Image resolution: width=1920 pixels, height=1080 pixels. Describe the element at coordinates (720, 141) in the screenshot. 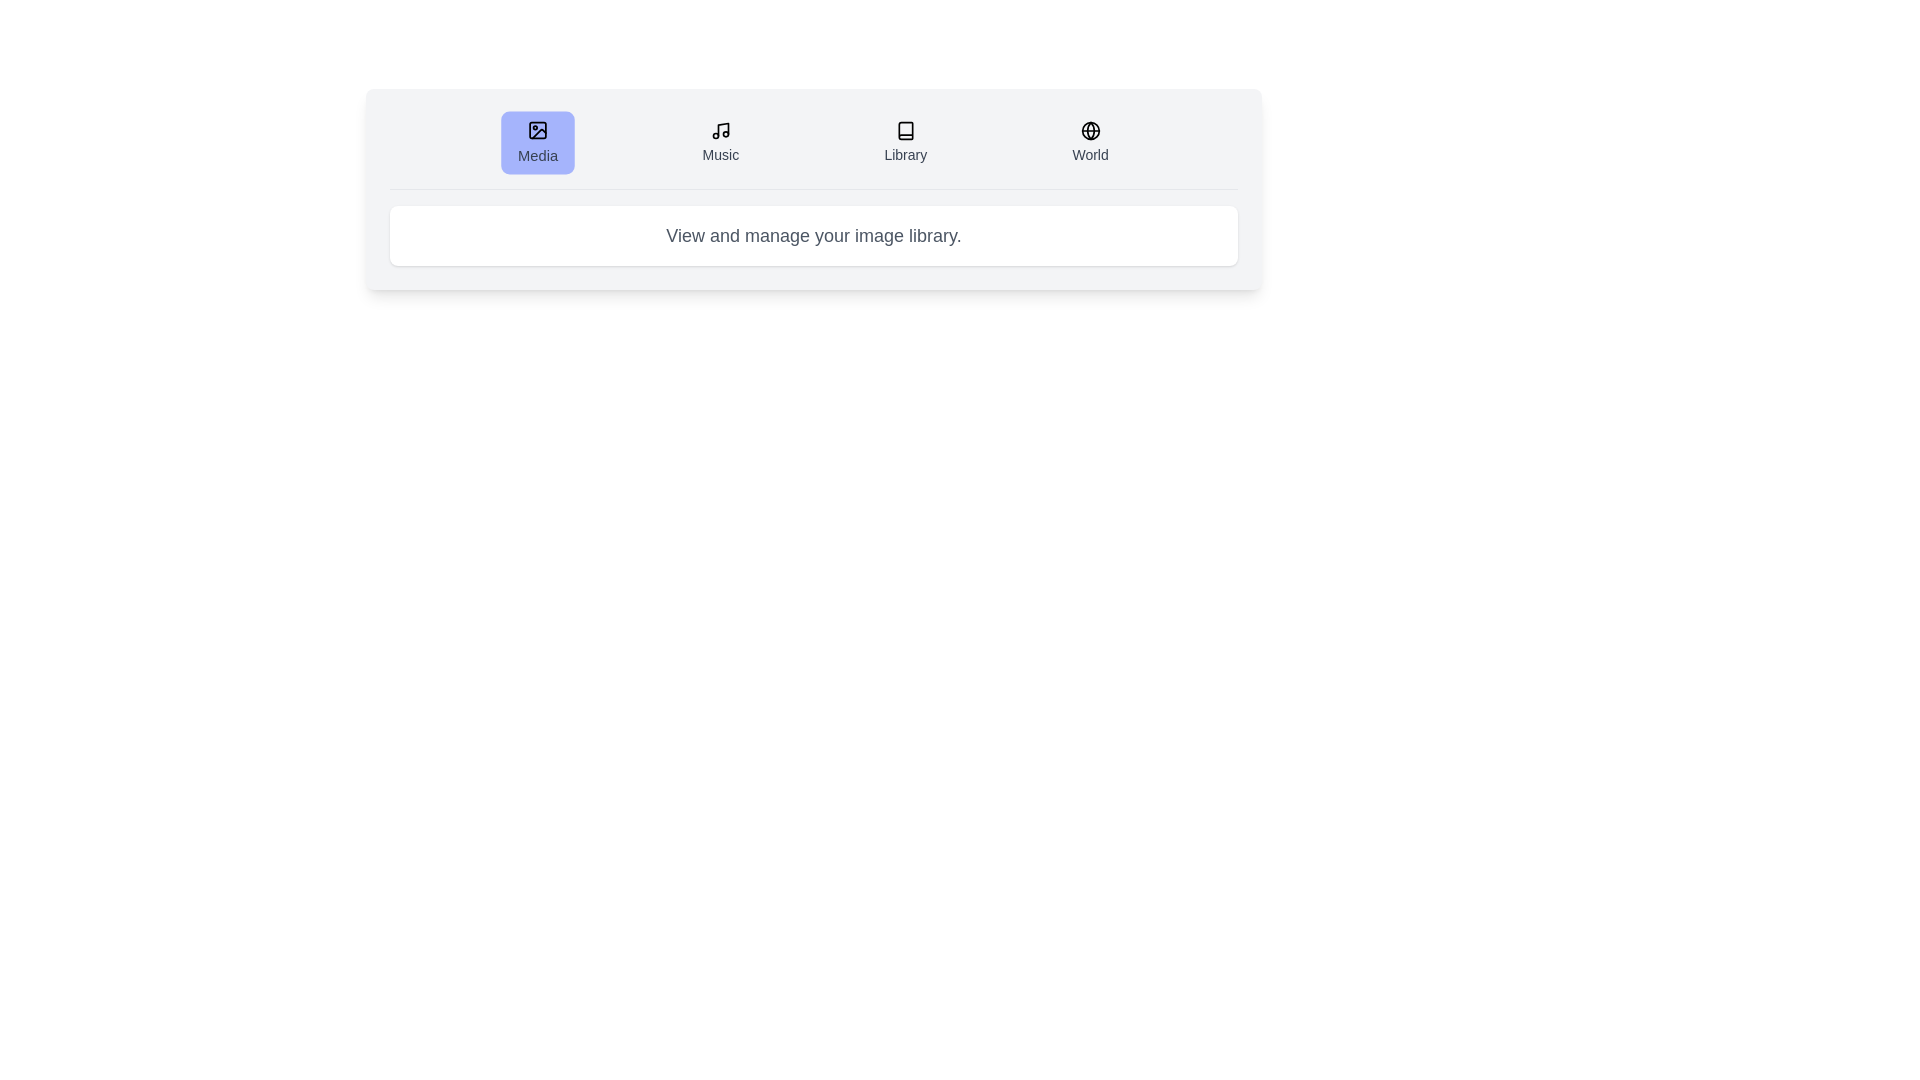

I see `the tab labeled Music` at that location.